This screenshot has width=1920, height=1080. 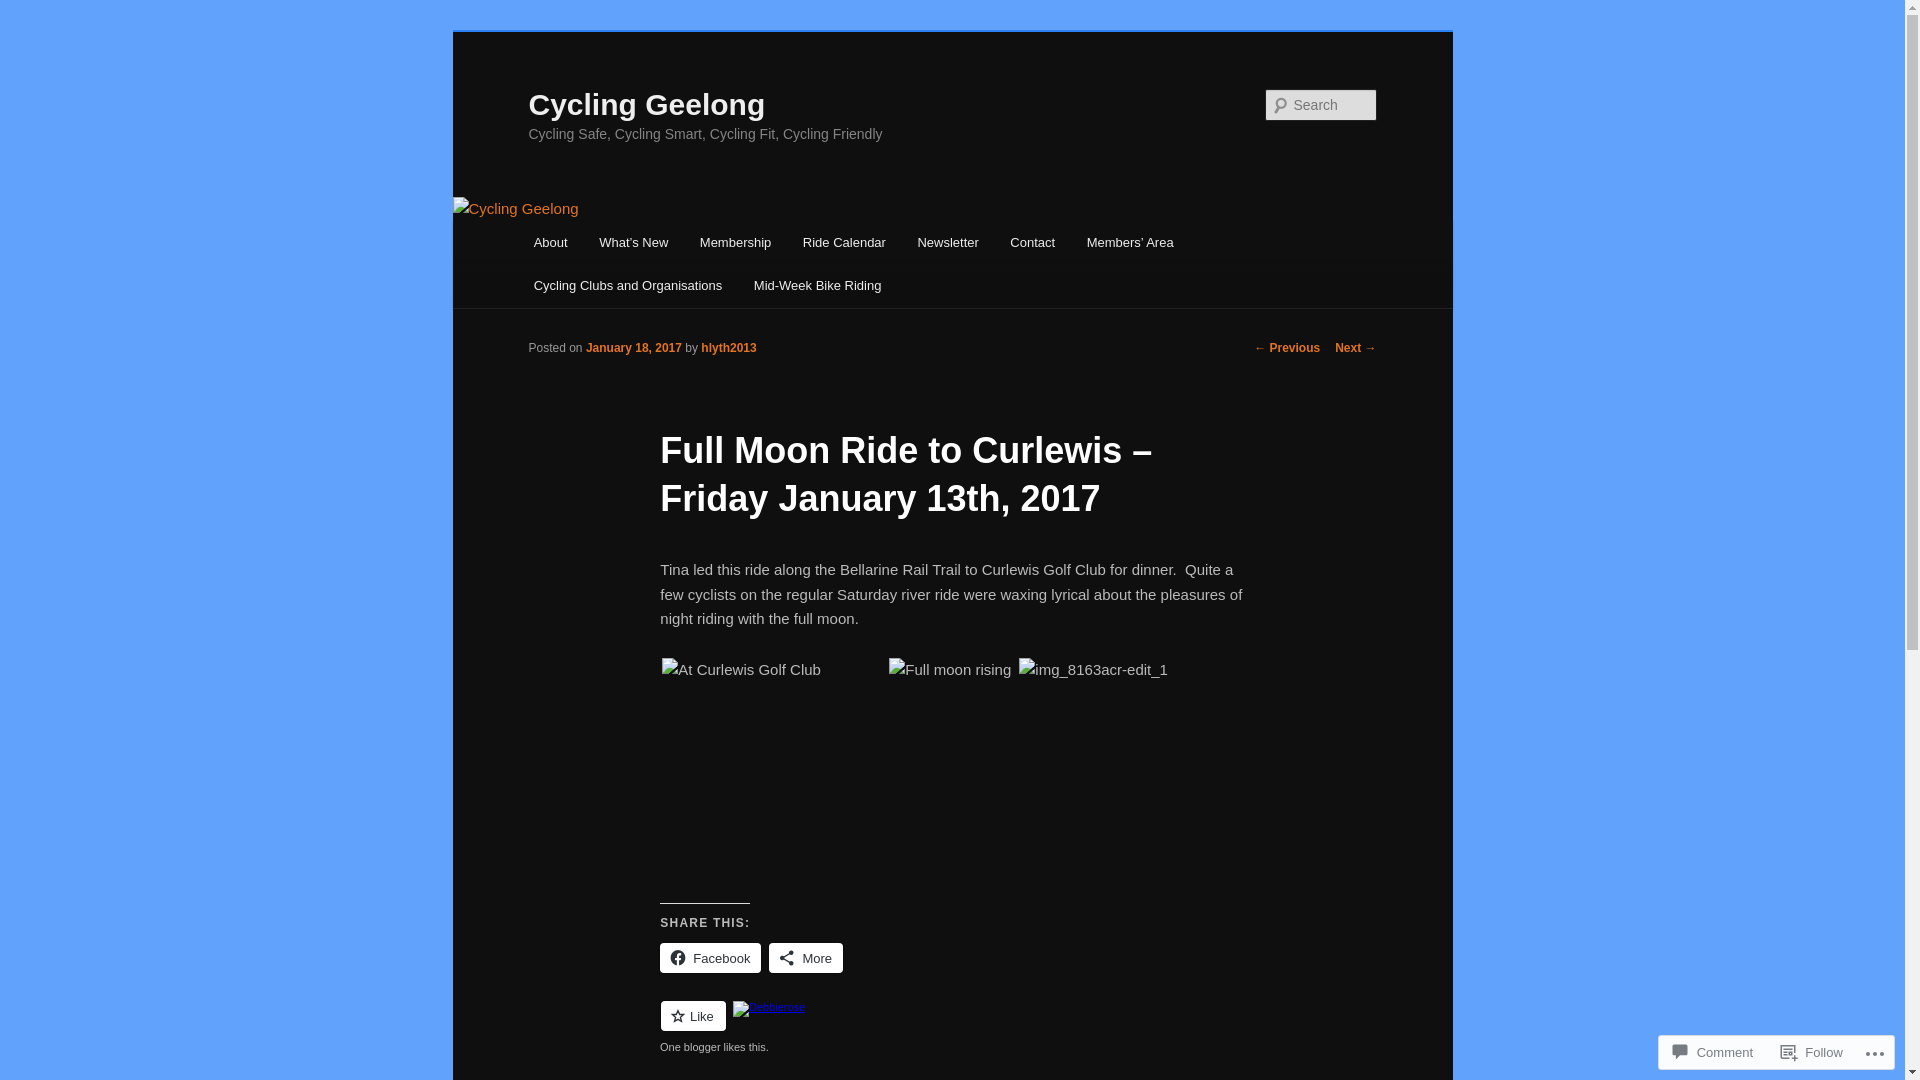 What do you see at coordinates (528, 104) in the screenshot?
I see `'Cycling Geelong'` at bounding box center [528, 104].